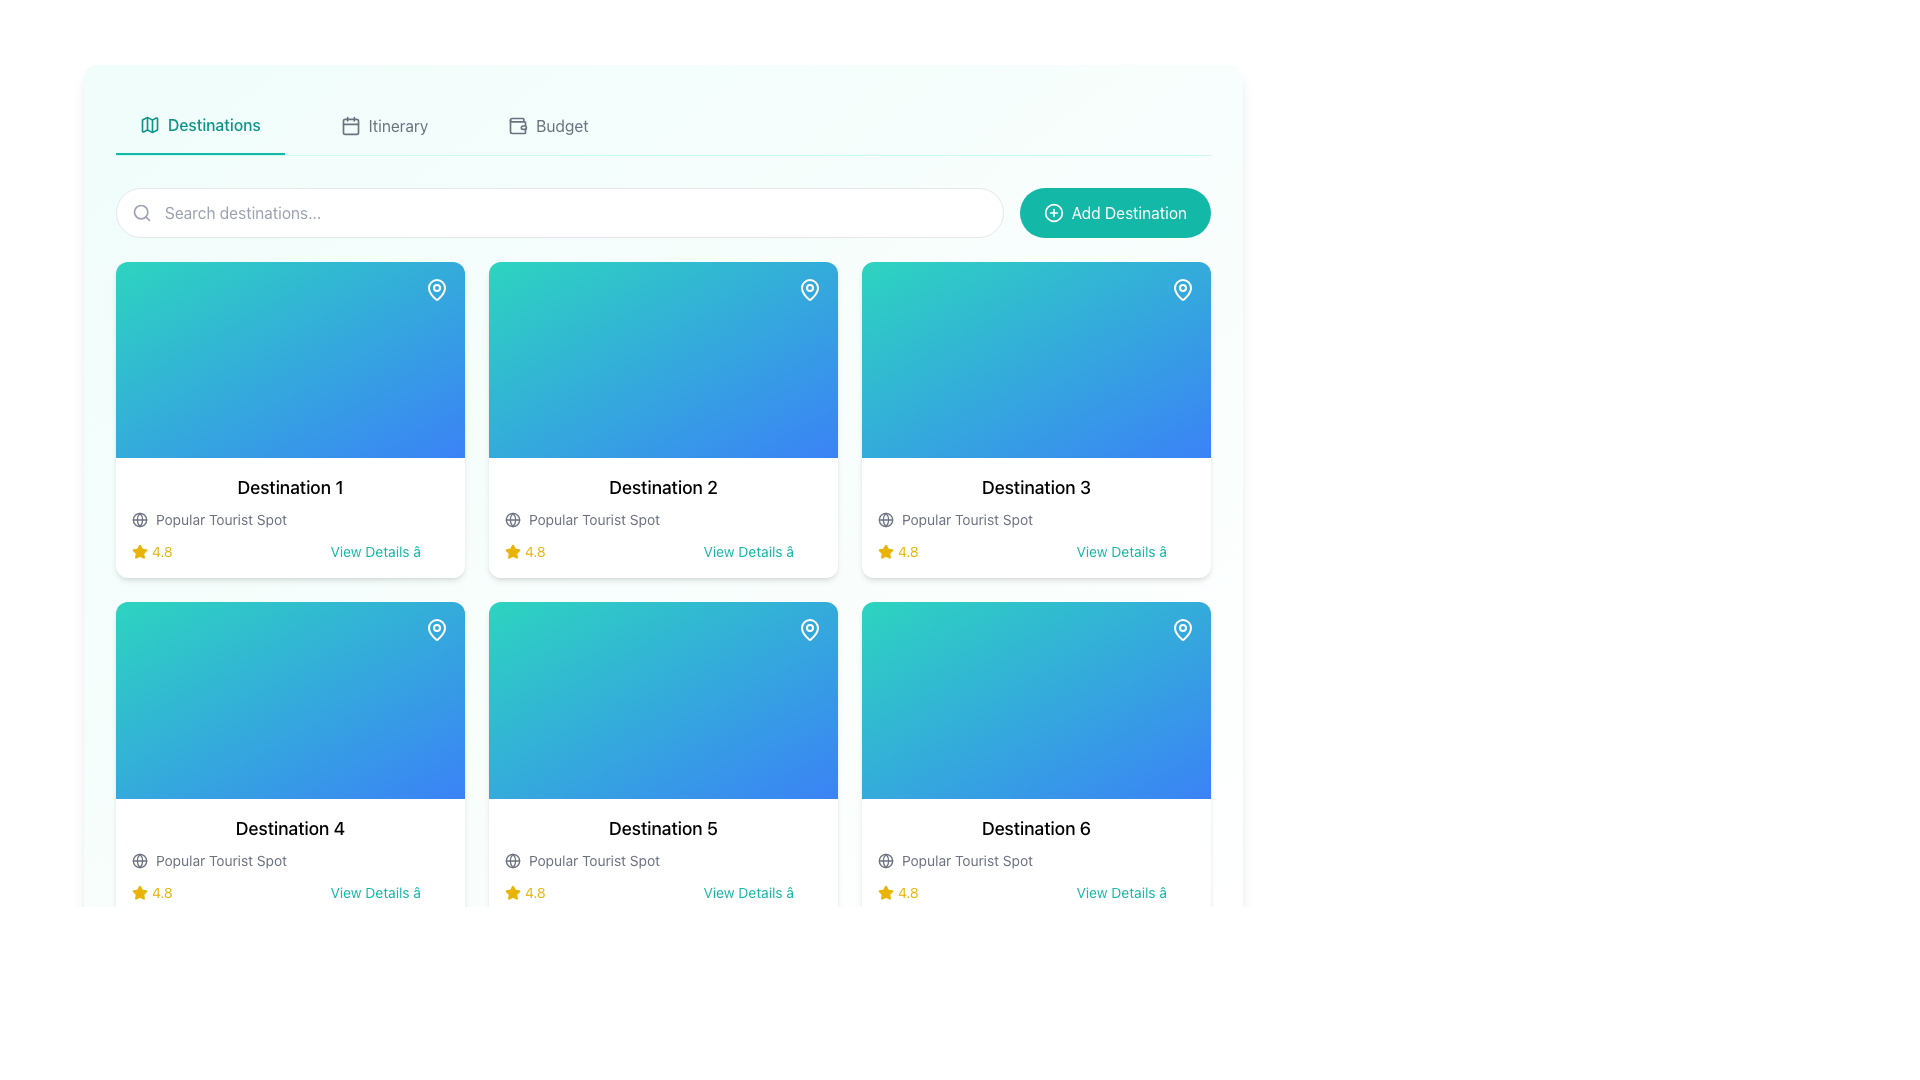 The image size is (1920, 1080). Describe the element at coordinates (535, 891) in the screenshot. I see `the numeric rating score (4.8) displayed at the bottom-left corner of the 'Destination 5' card, which is next to a yellow star icon` at that location.